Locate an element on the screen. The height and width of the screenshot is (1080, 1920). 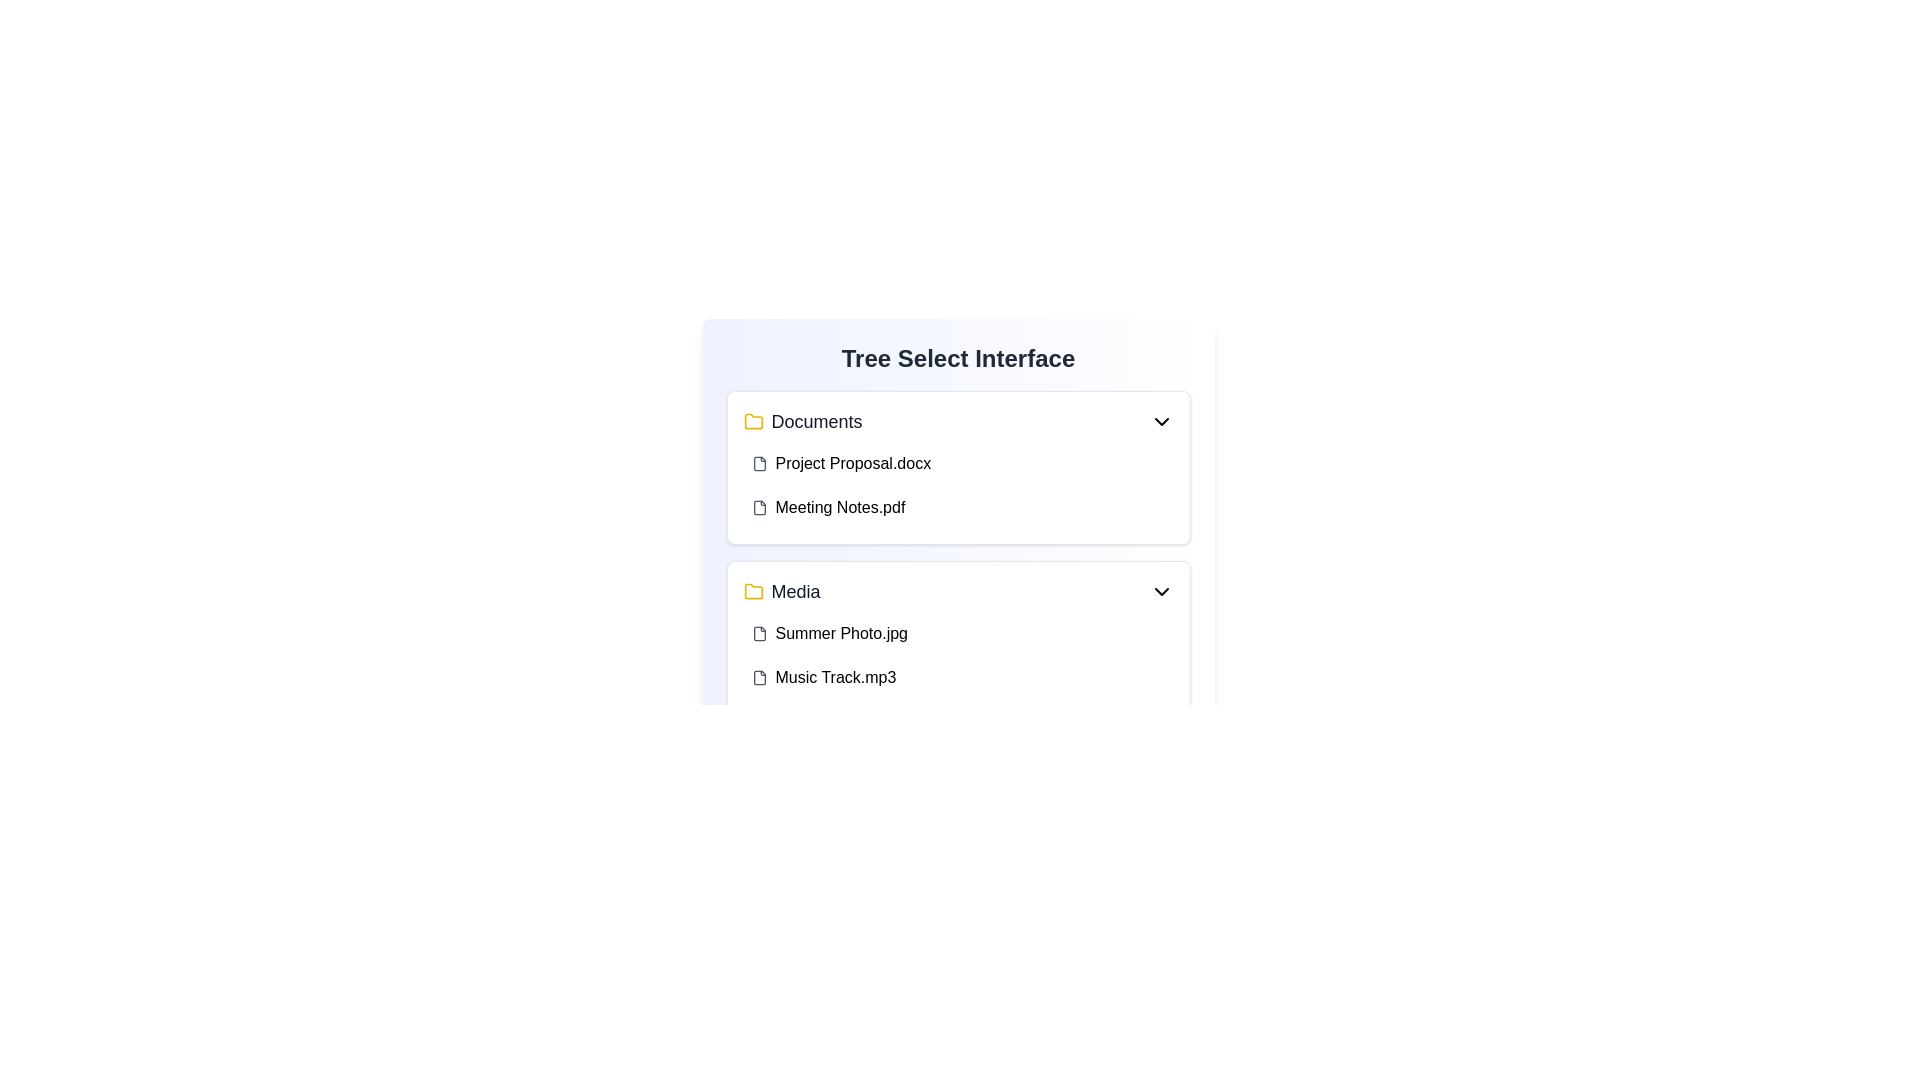
the Collapsible Header labeled 'Media' for further interactions, which includes a yellow folder icon on the left and a downward arrow icon on the right is located at coordinates (957, 590).